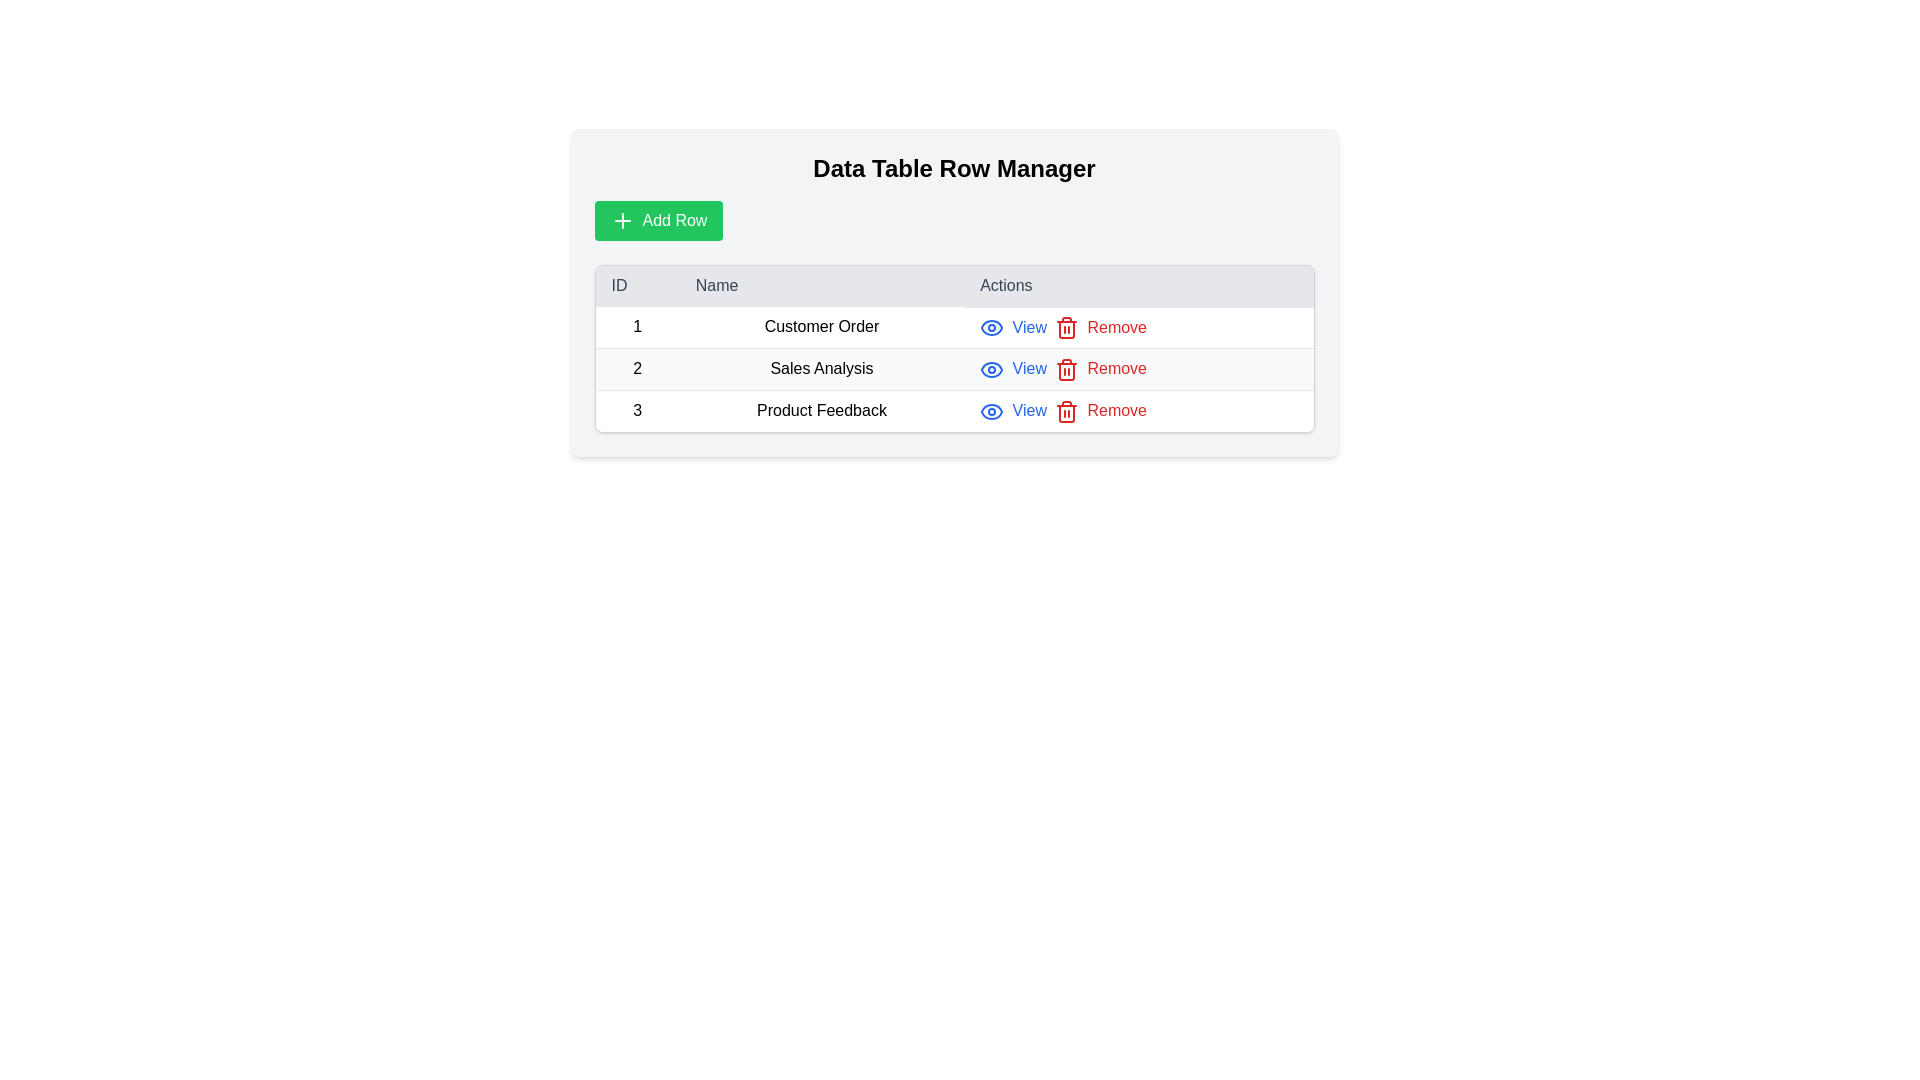  Describe the element at coordinates (636, 369) in the screenshot. I see `the text label displaying the number '2' located in the second row of the data table under the 'ID' column, which is positioned to the immediate left of the 'Sales Analysis' text` at that location.